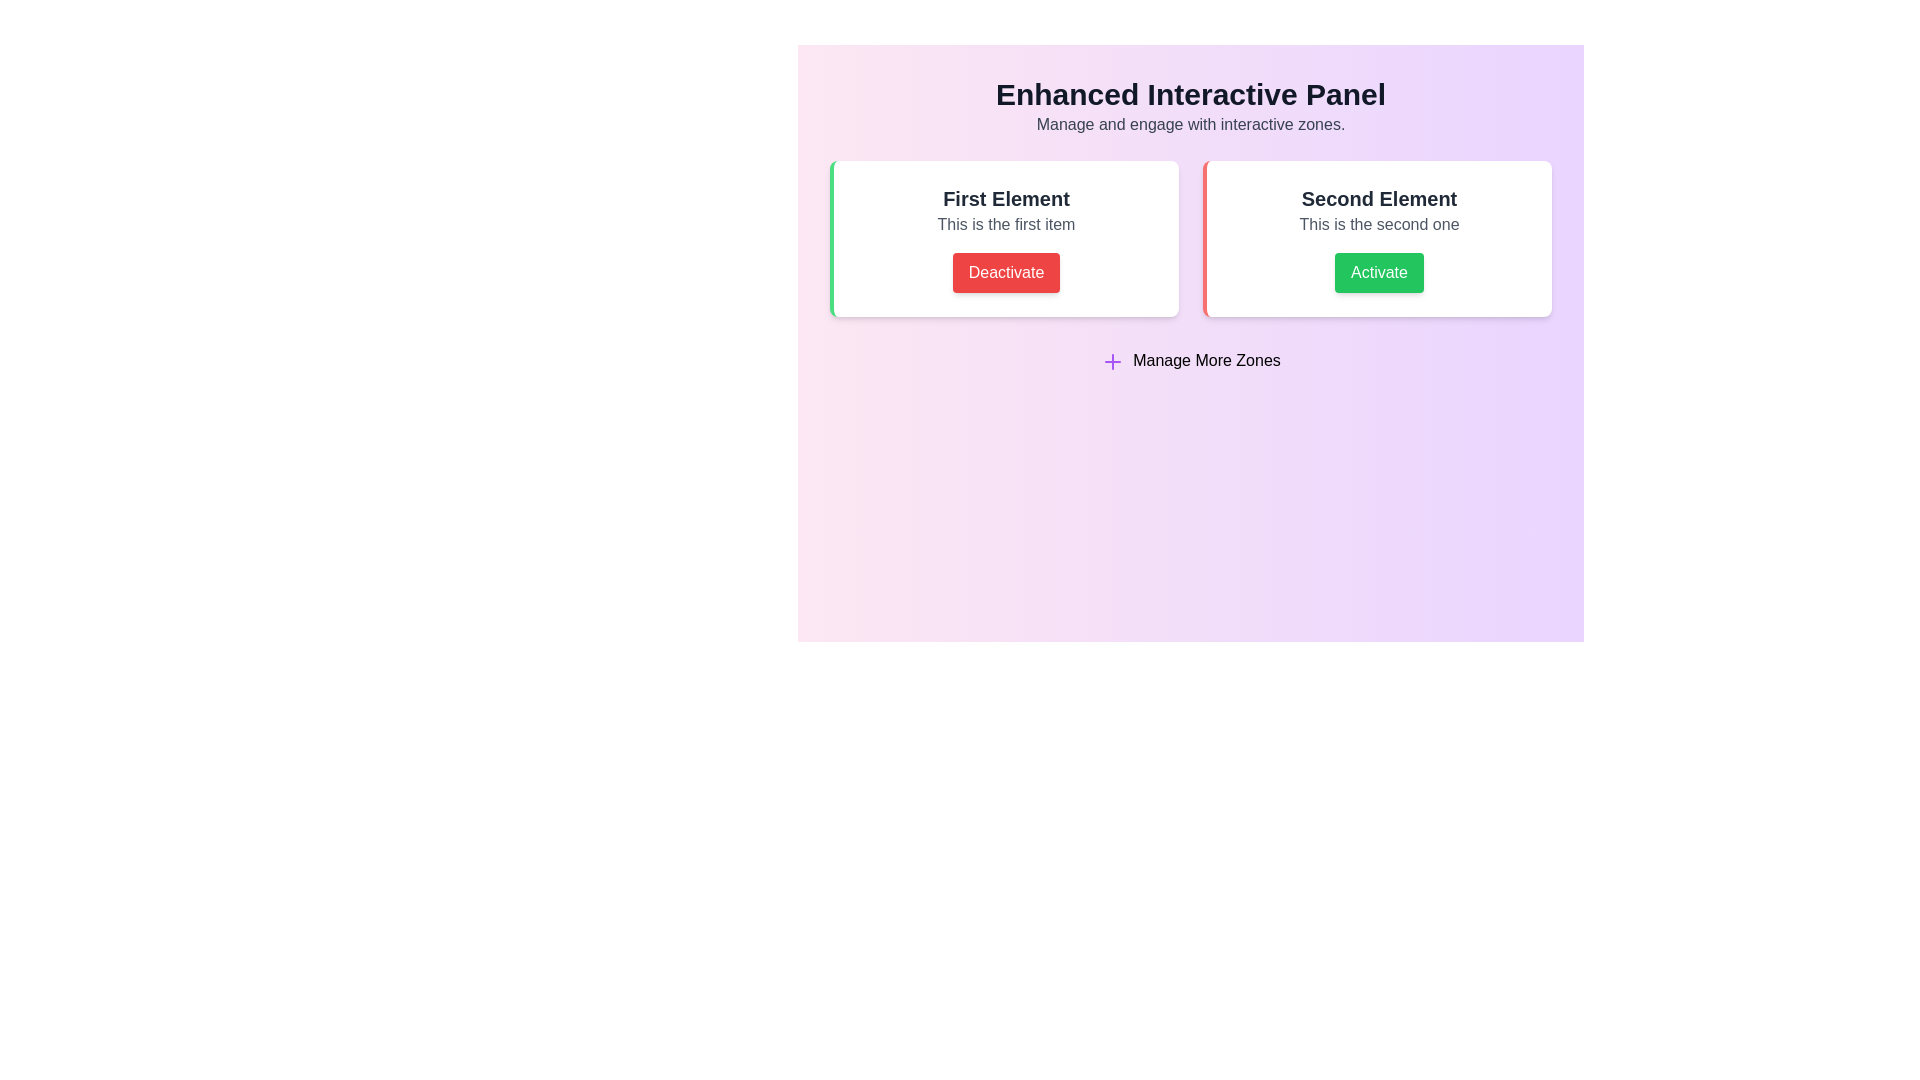 This screenshot has height=1080, width=1920. What do you see at coordinates (1378, 224) in the screenshot?
I see `the text label displaying 'This is the second one' which is located below the 'Second Element' heading and above the green 'Activate' button in the right-hand card` at bounding box center [1378, 224].